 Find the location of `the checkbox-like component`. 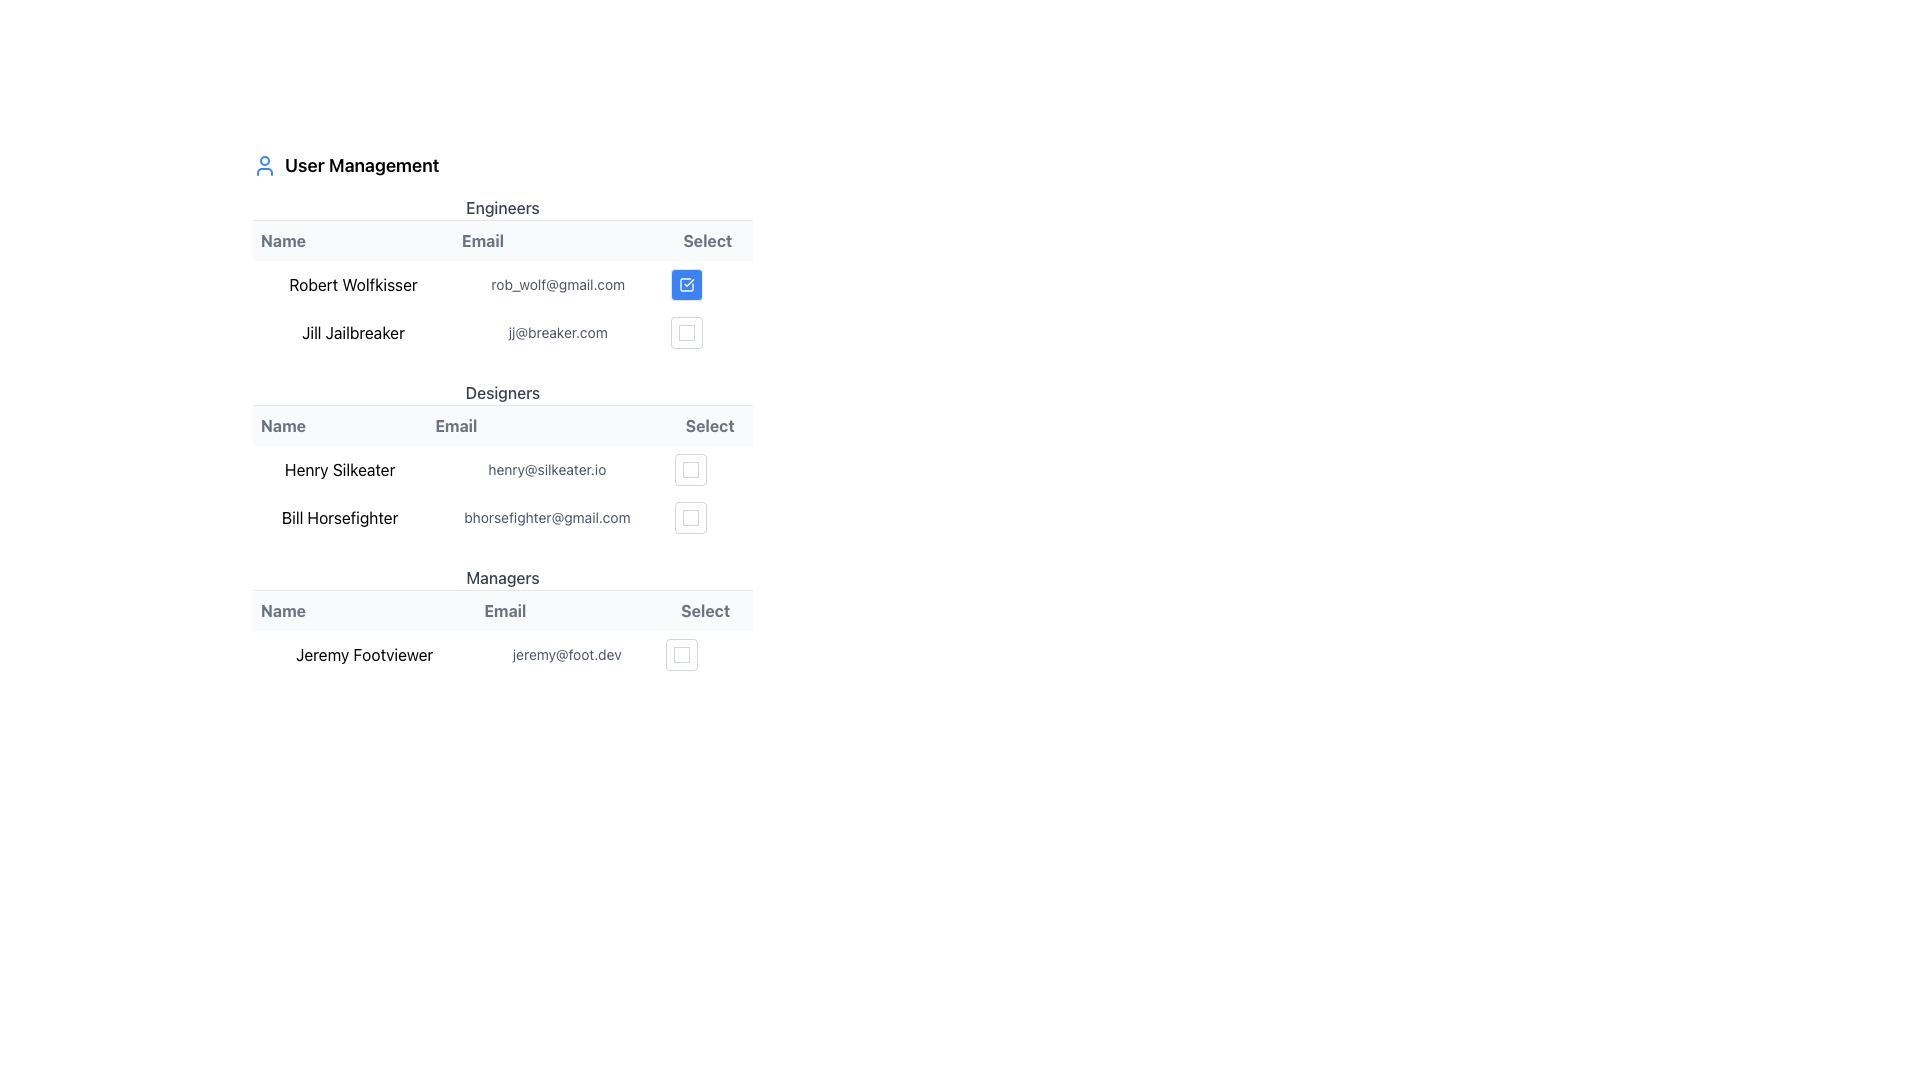

the checkbox-like component is located at coordinates (710, 516).